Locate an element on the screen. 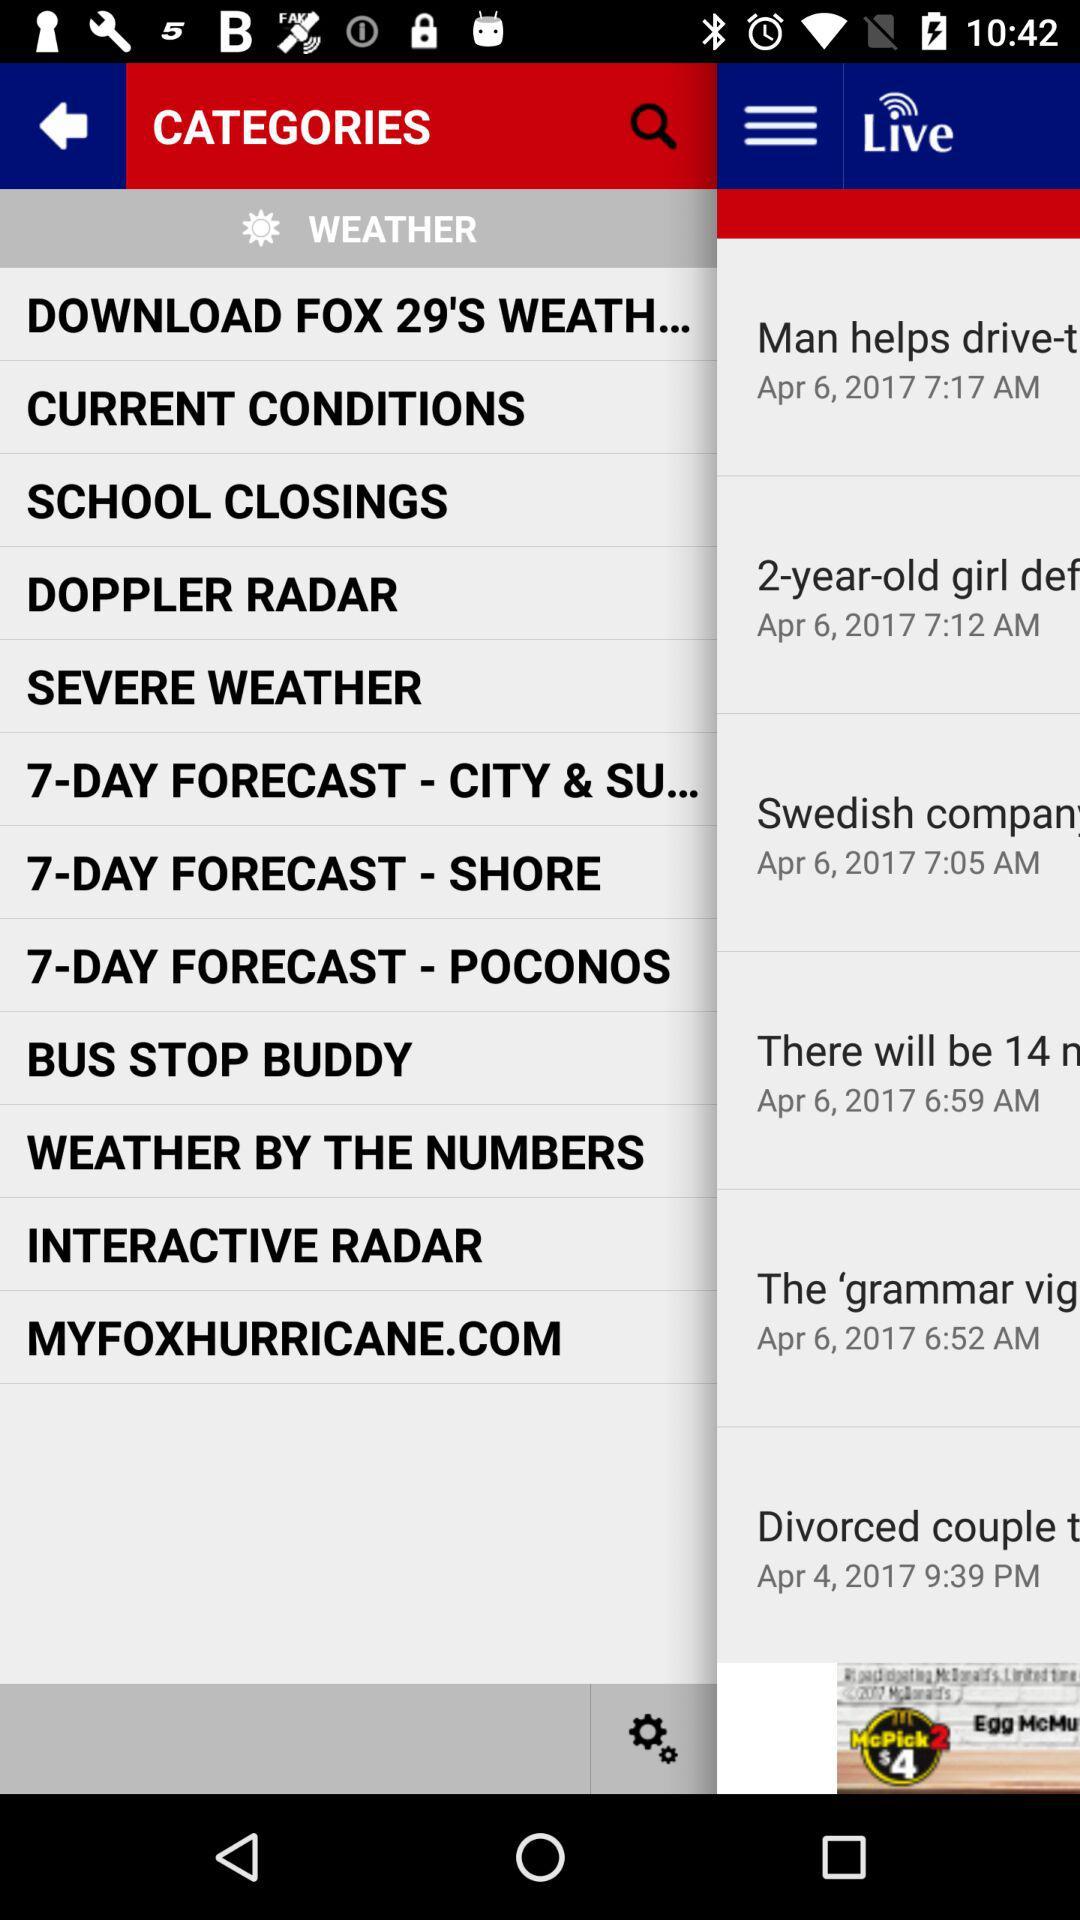  open advertisement is located at coordinates (957, 1727).